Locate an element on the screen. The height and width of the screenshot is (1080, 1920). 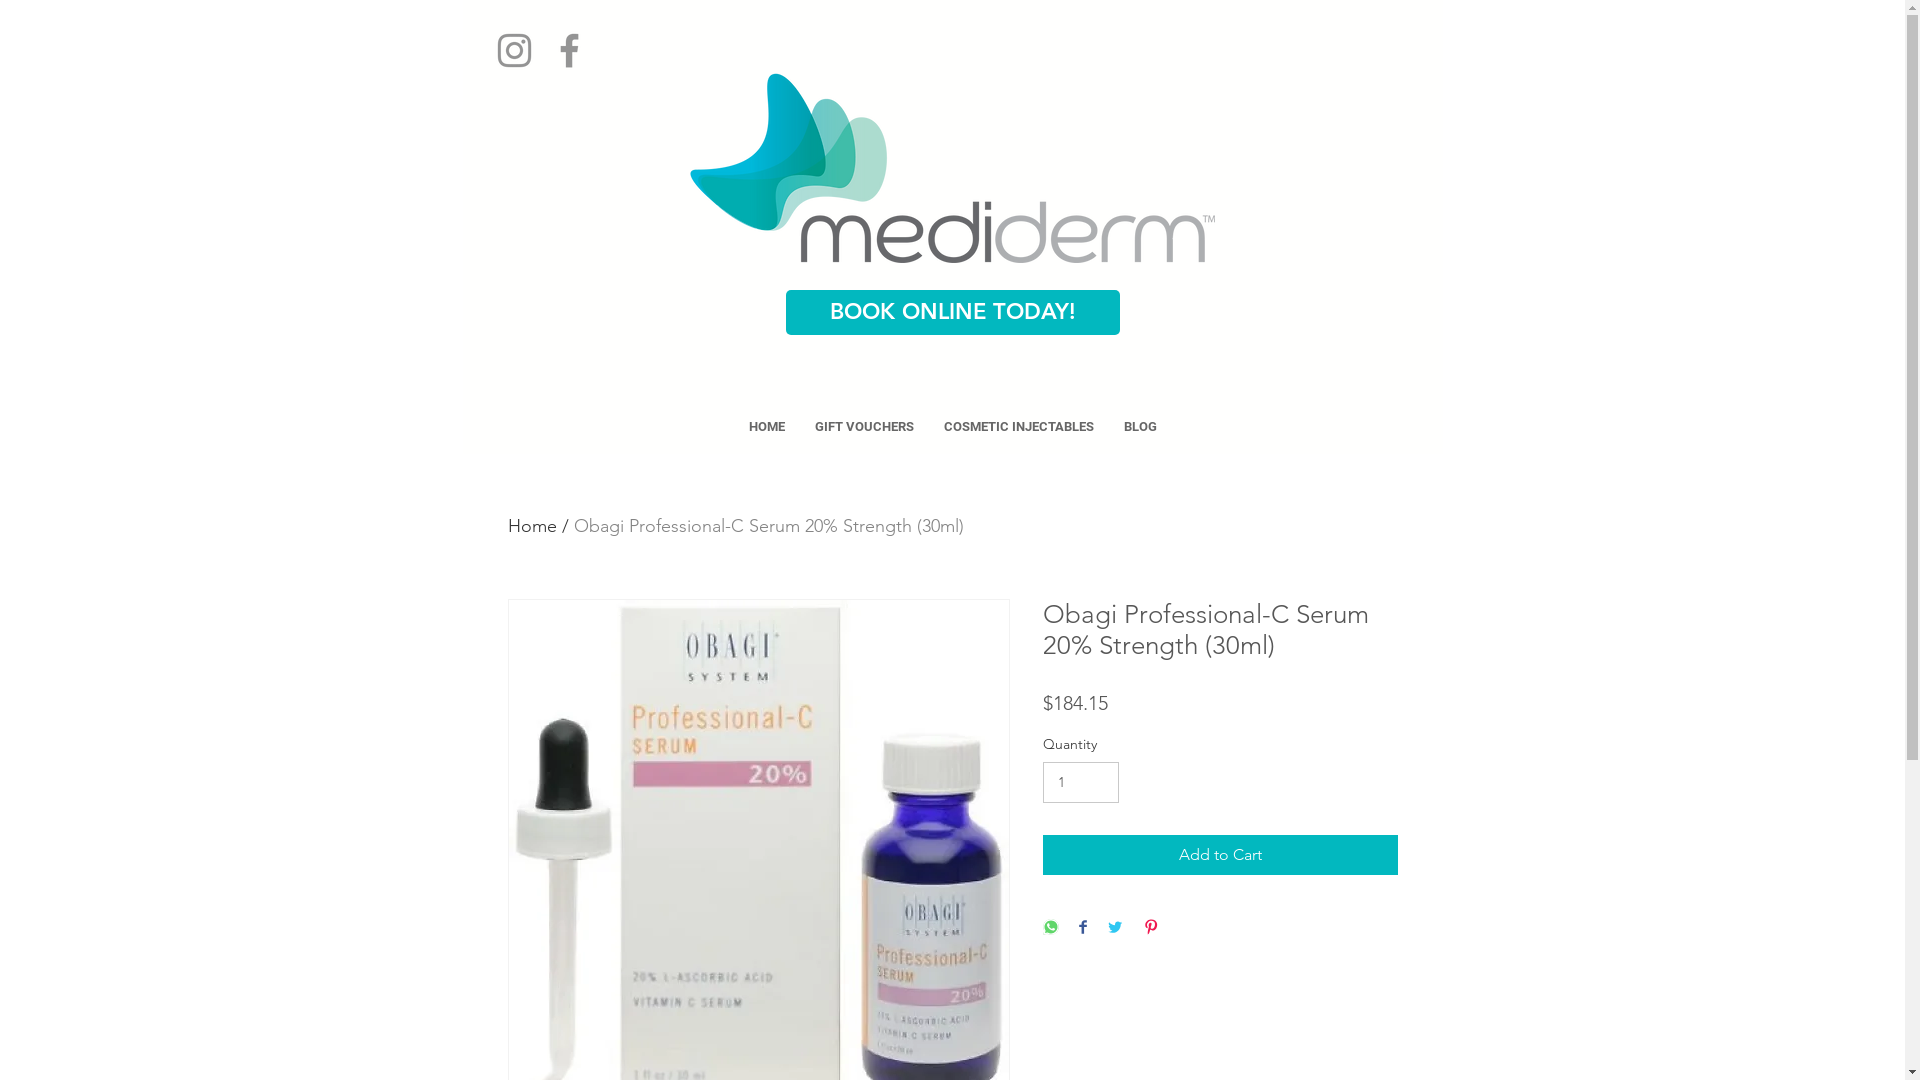
'BOOK ONLINE TODAY!' is located at coordinates (952, 312).